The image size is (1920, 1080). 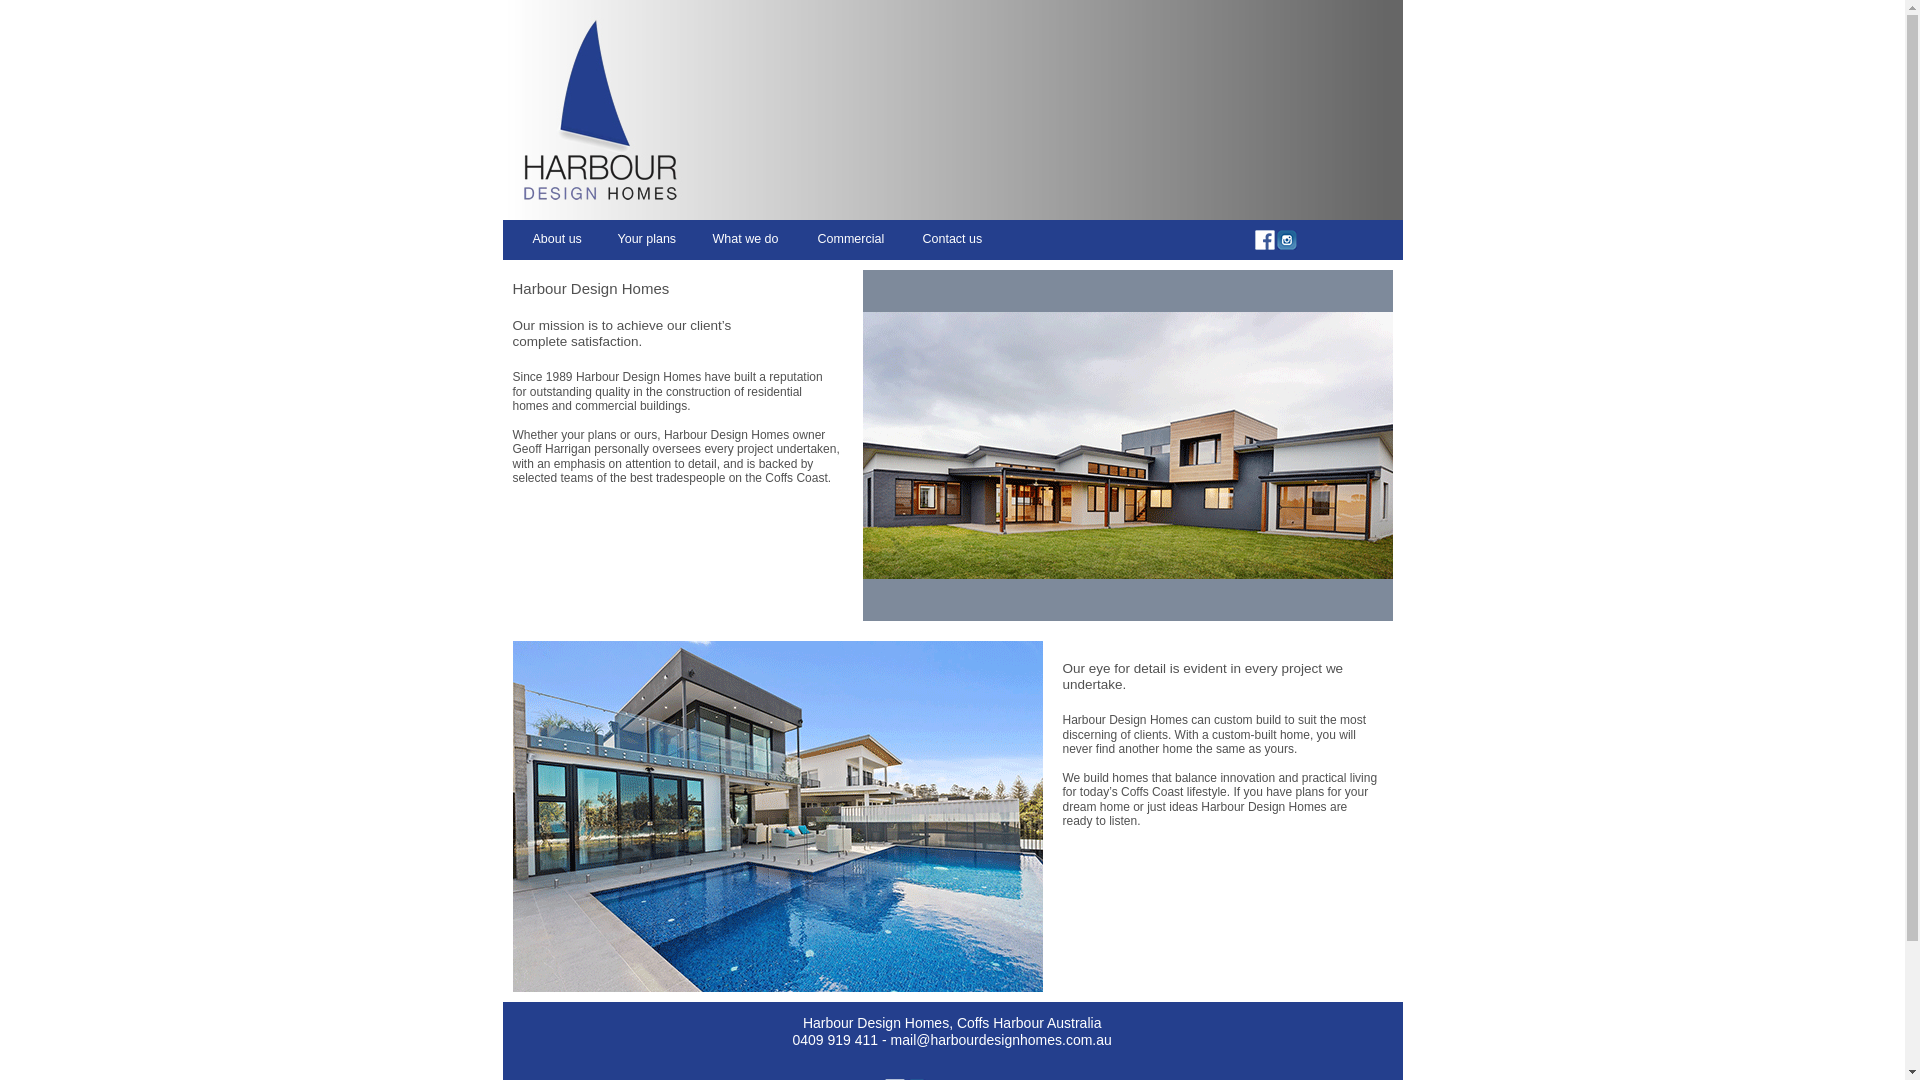 What do you see at coordinates (532, 238) in the screenshot?
I see `'About us'` at bounding box center [532, 238].